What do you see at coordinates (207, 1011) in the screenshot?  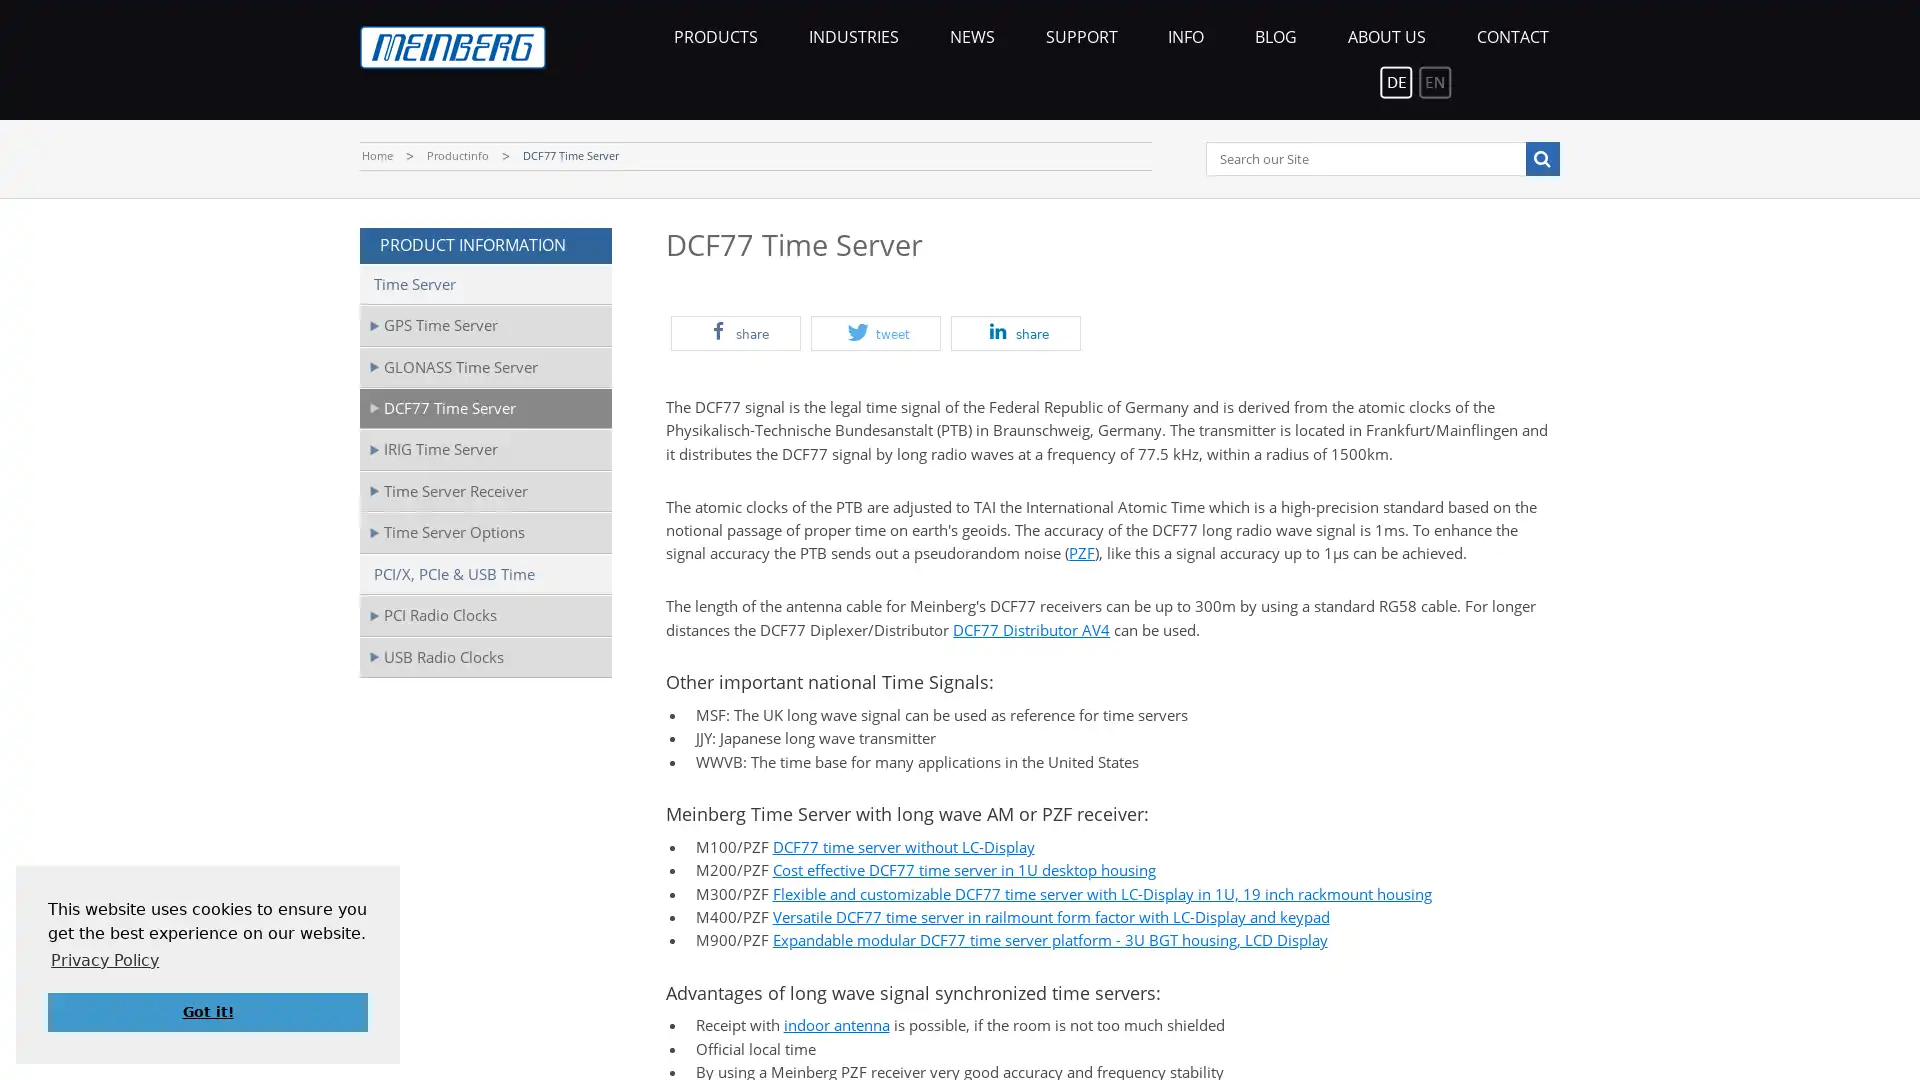 I see `dismiss cookie message` at bounding box center [207, 1011].